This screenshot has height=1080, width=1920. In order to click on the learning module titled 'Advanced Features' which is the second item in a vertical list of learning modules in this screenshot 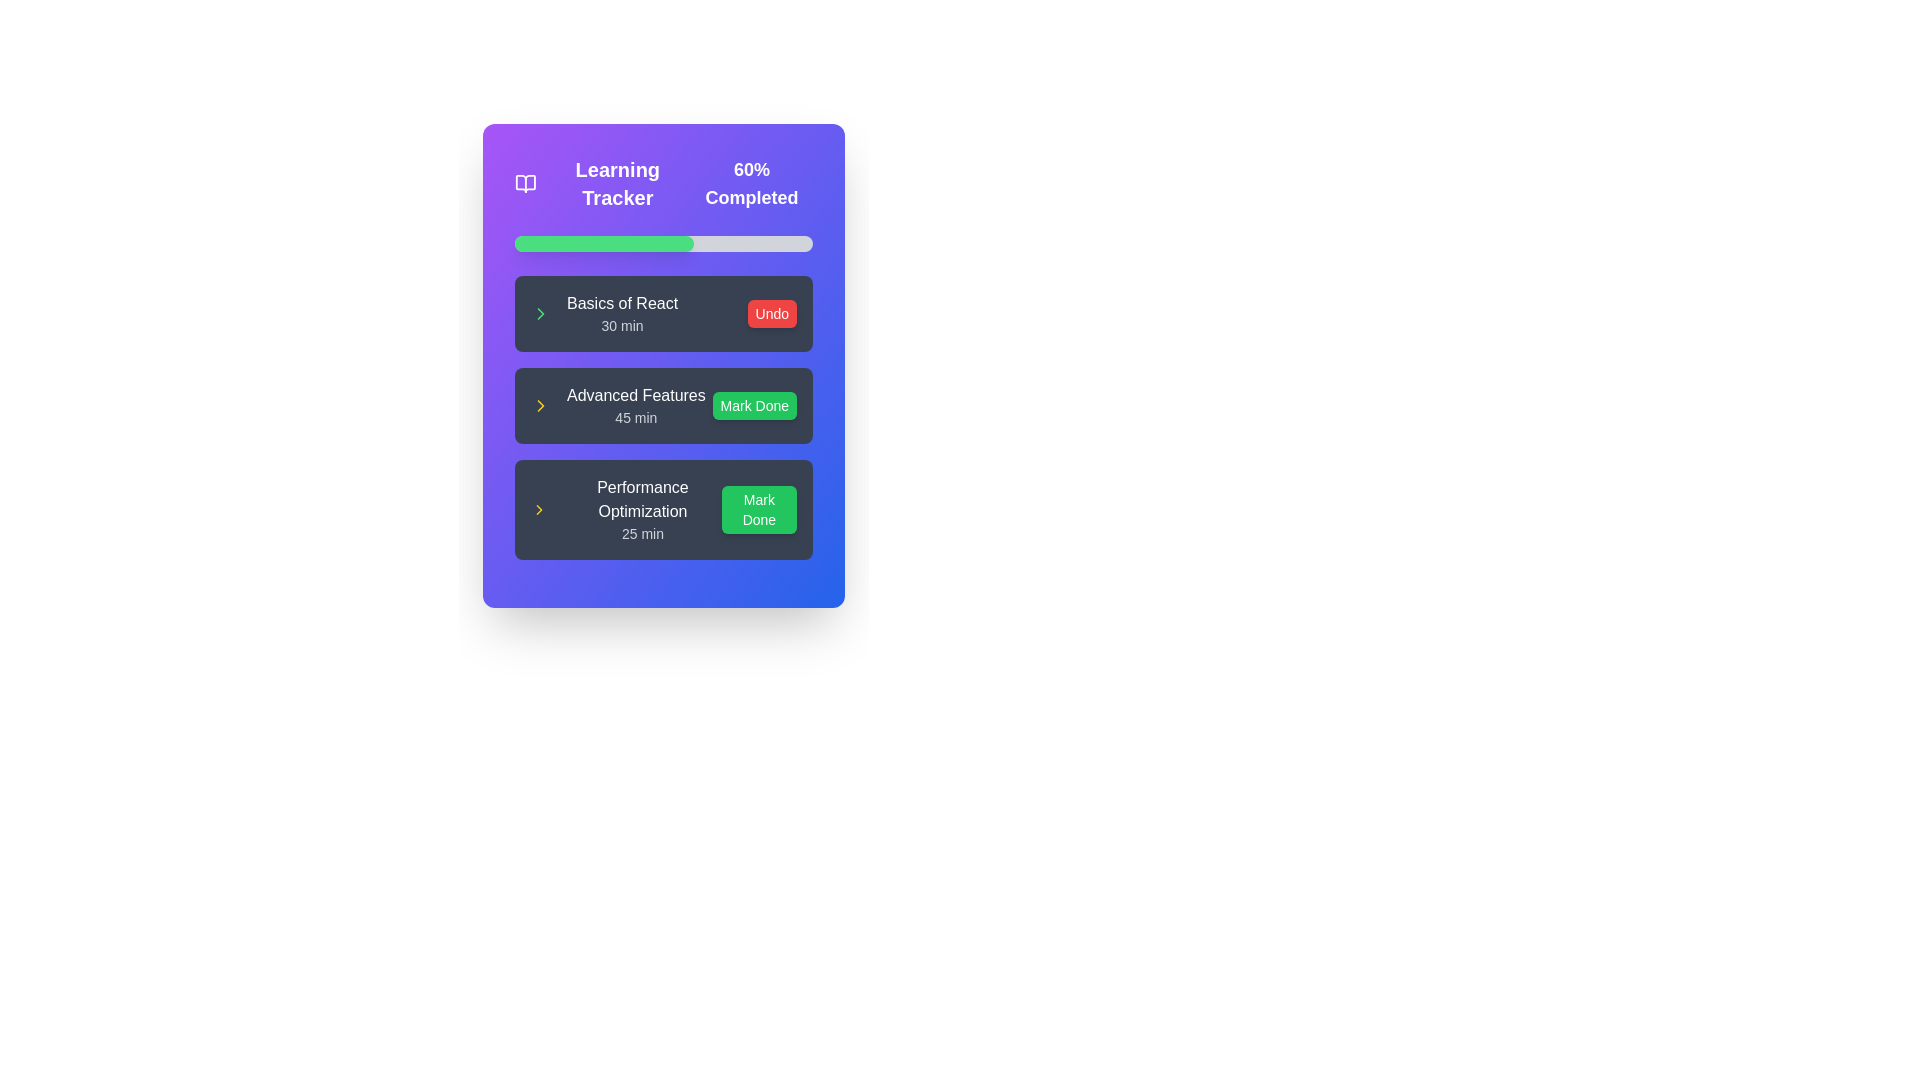, I will do `click(617, 405)`.